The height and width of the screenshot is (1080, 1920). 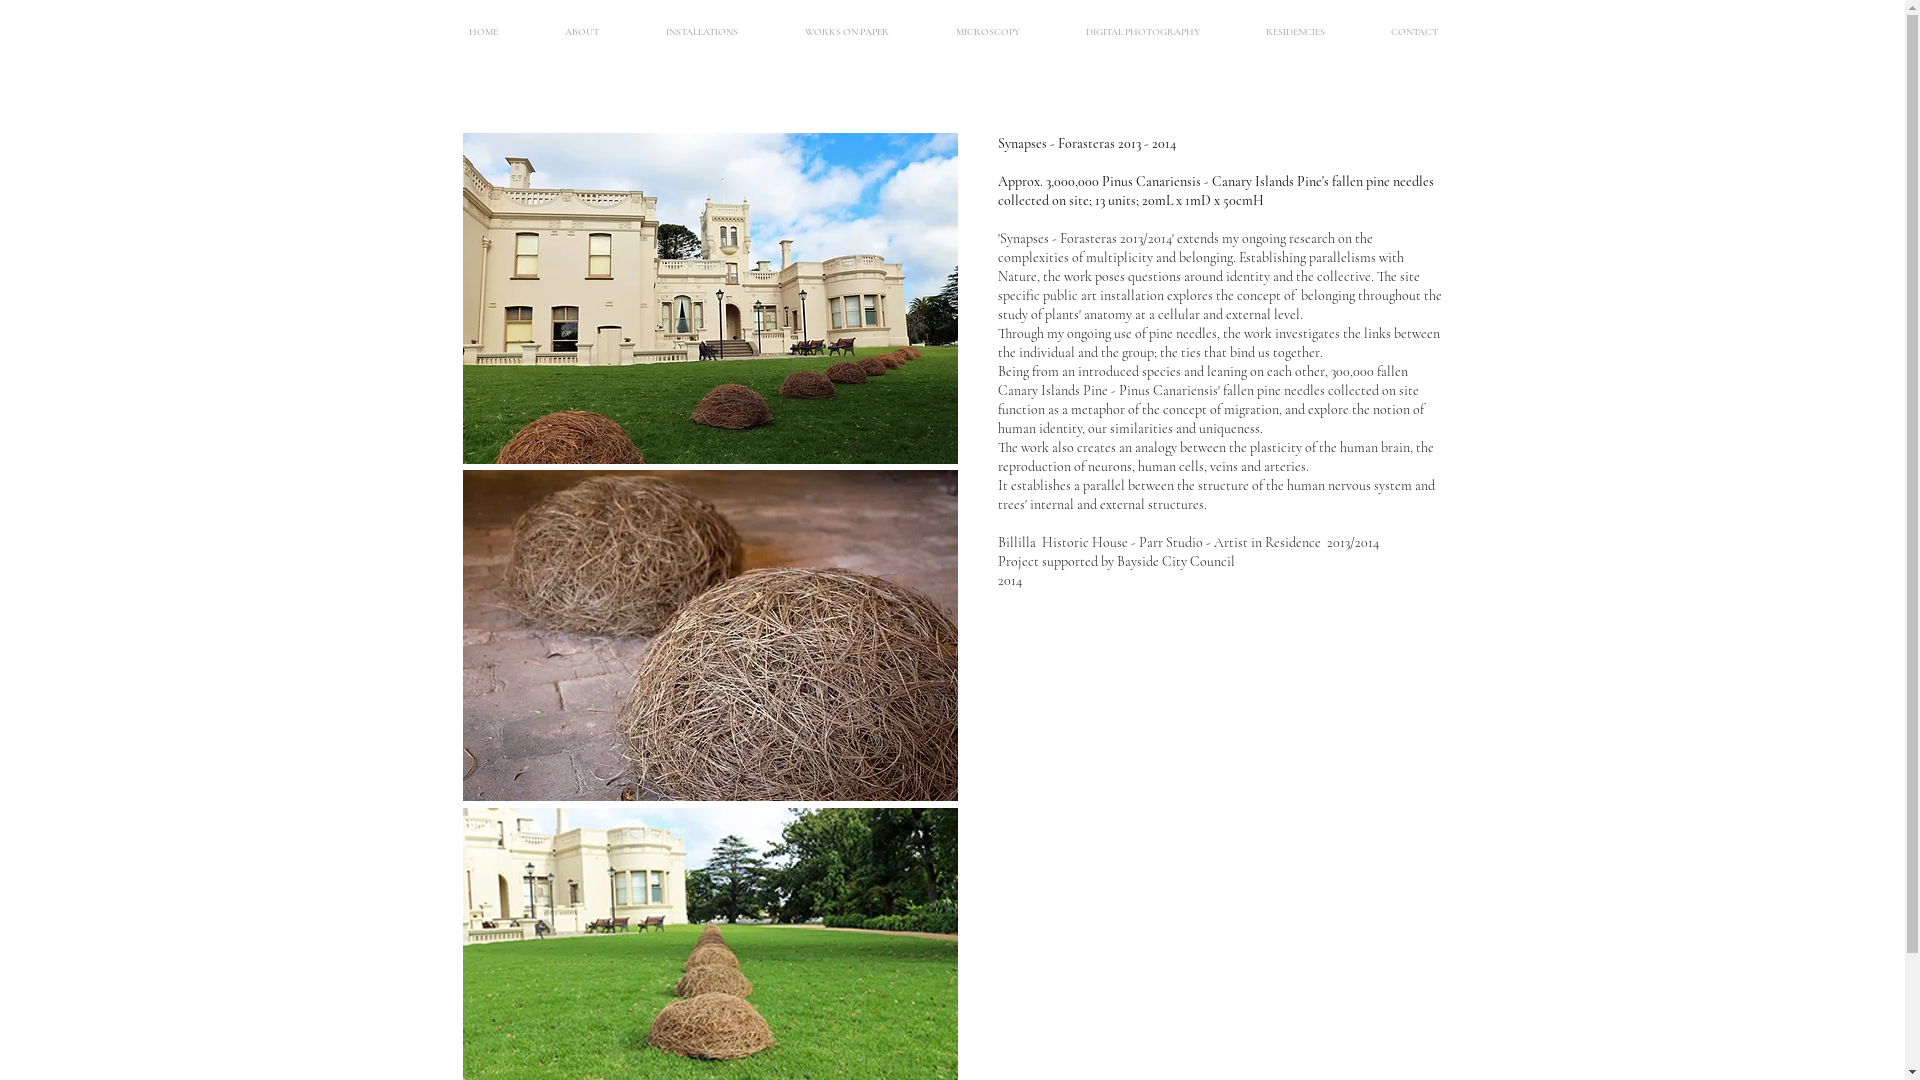 I want to click on 'CONTACT', so click(x=1413, y=31).